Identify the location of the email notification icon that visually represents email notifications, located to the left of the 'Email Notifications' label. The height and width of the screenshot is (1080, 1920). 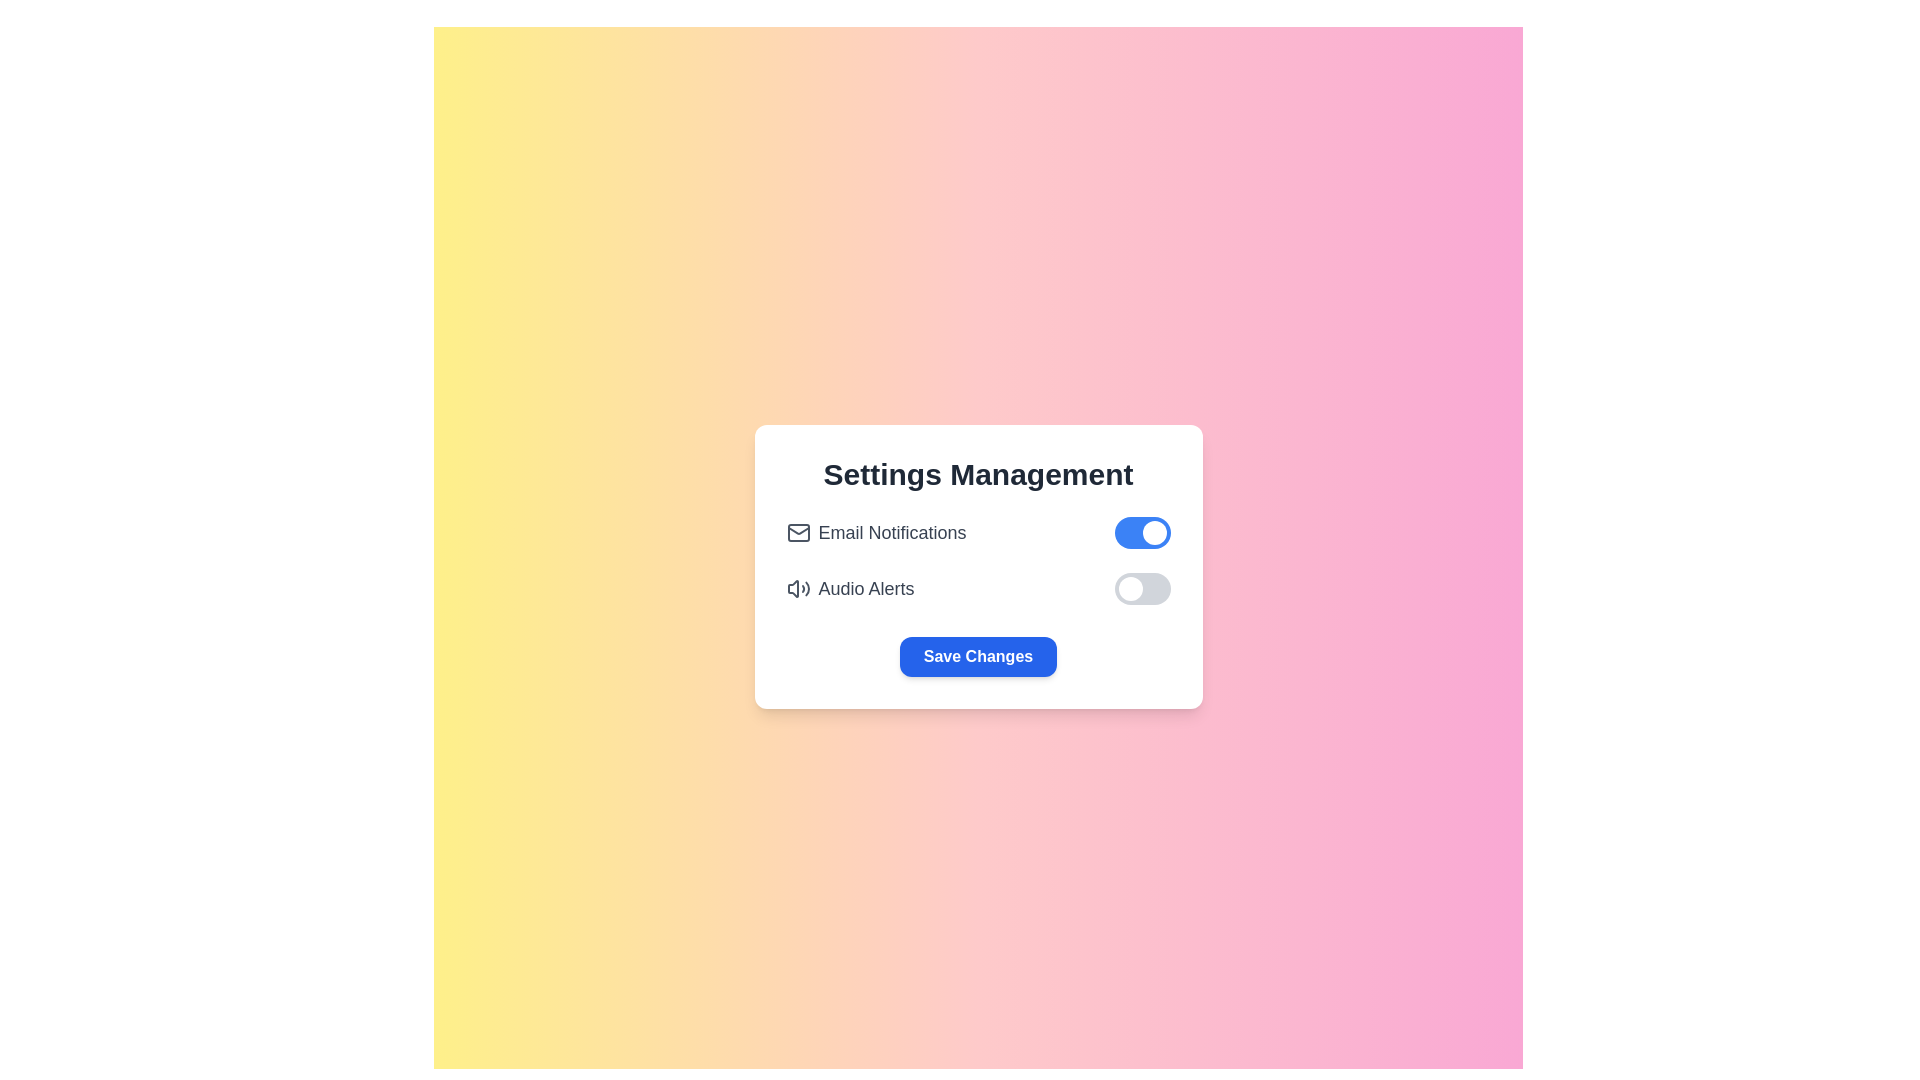
(797, 531).